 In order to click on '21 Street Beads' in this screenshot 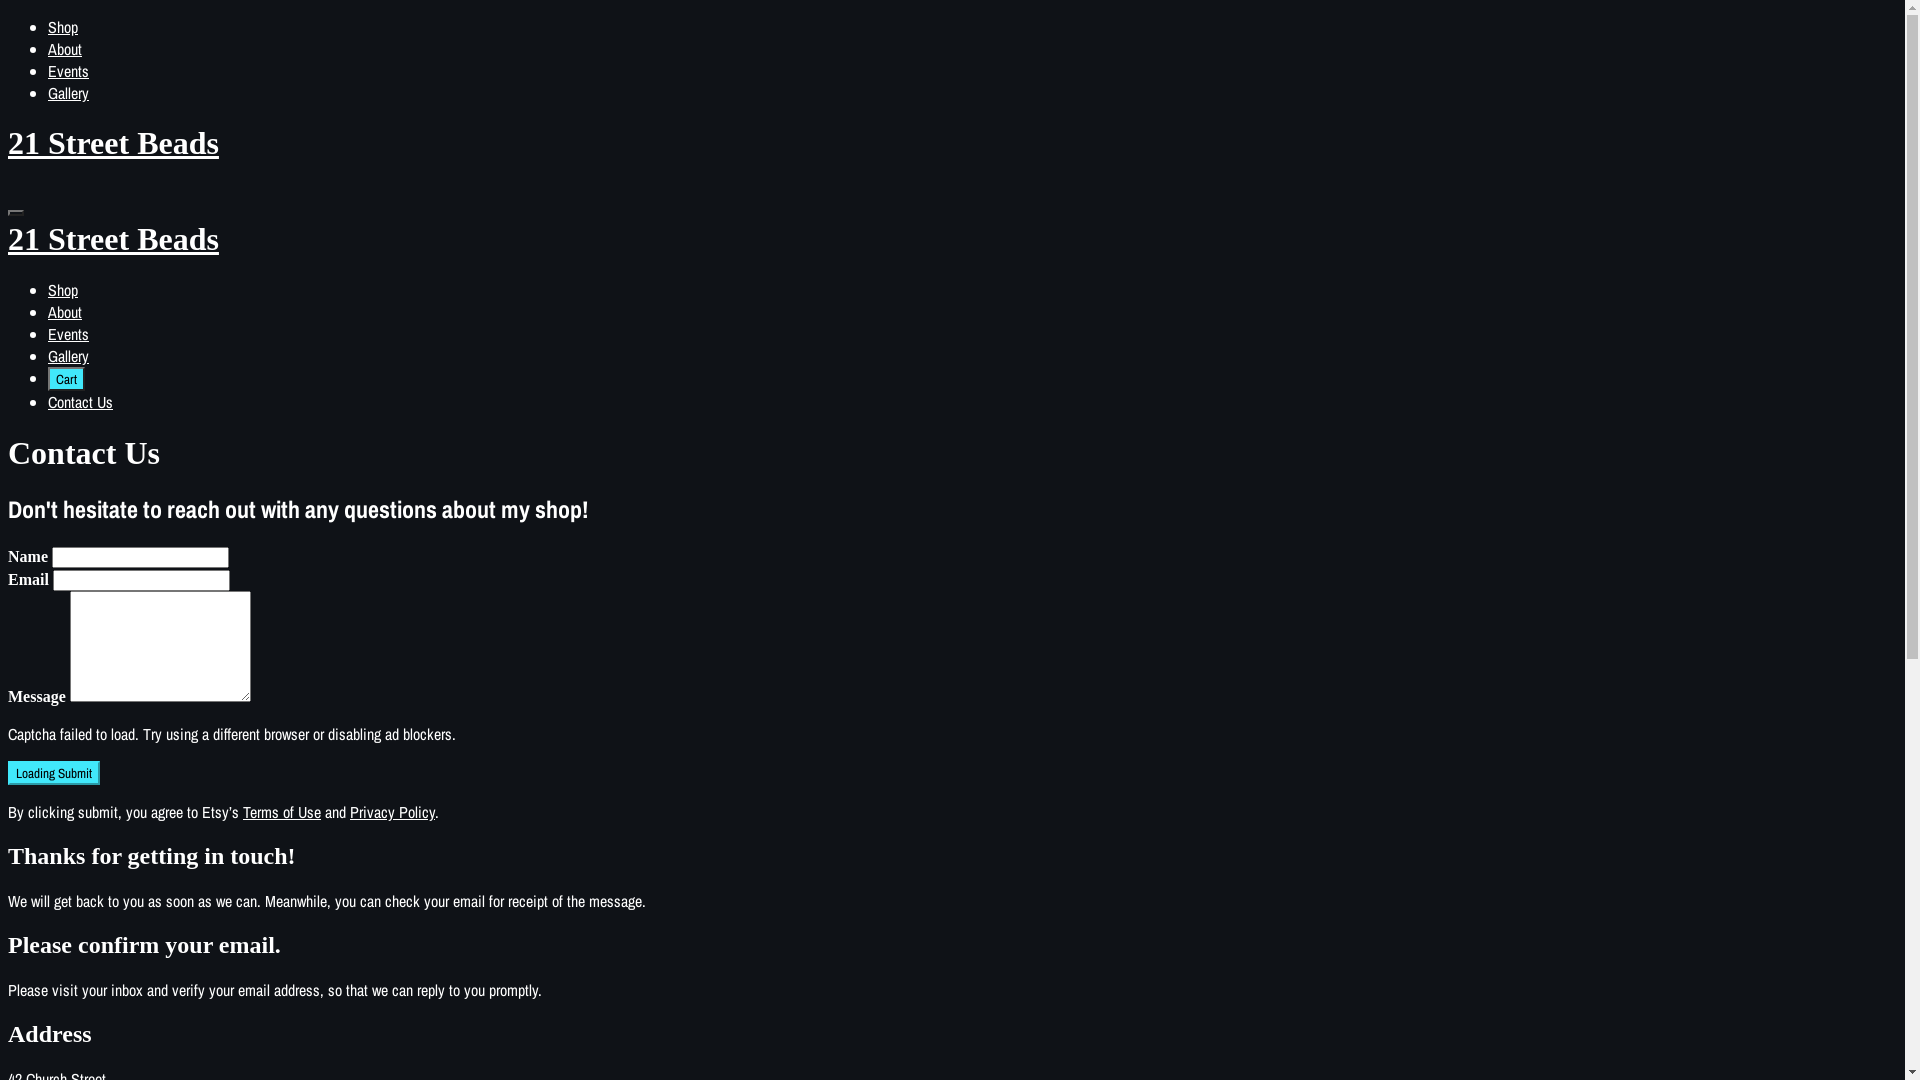, I will do `click(951, 257)`.